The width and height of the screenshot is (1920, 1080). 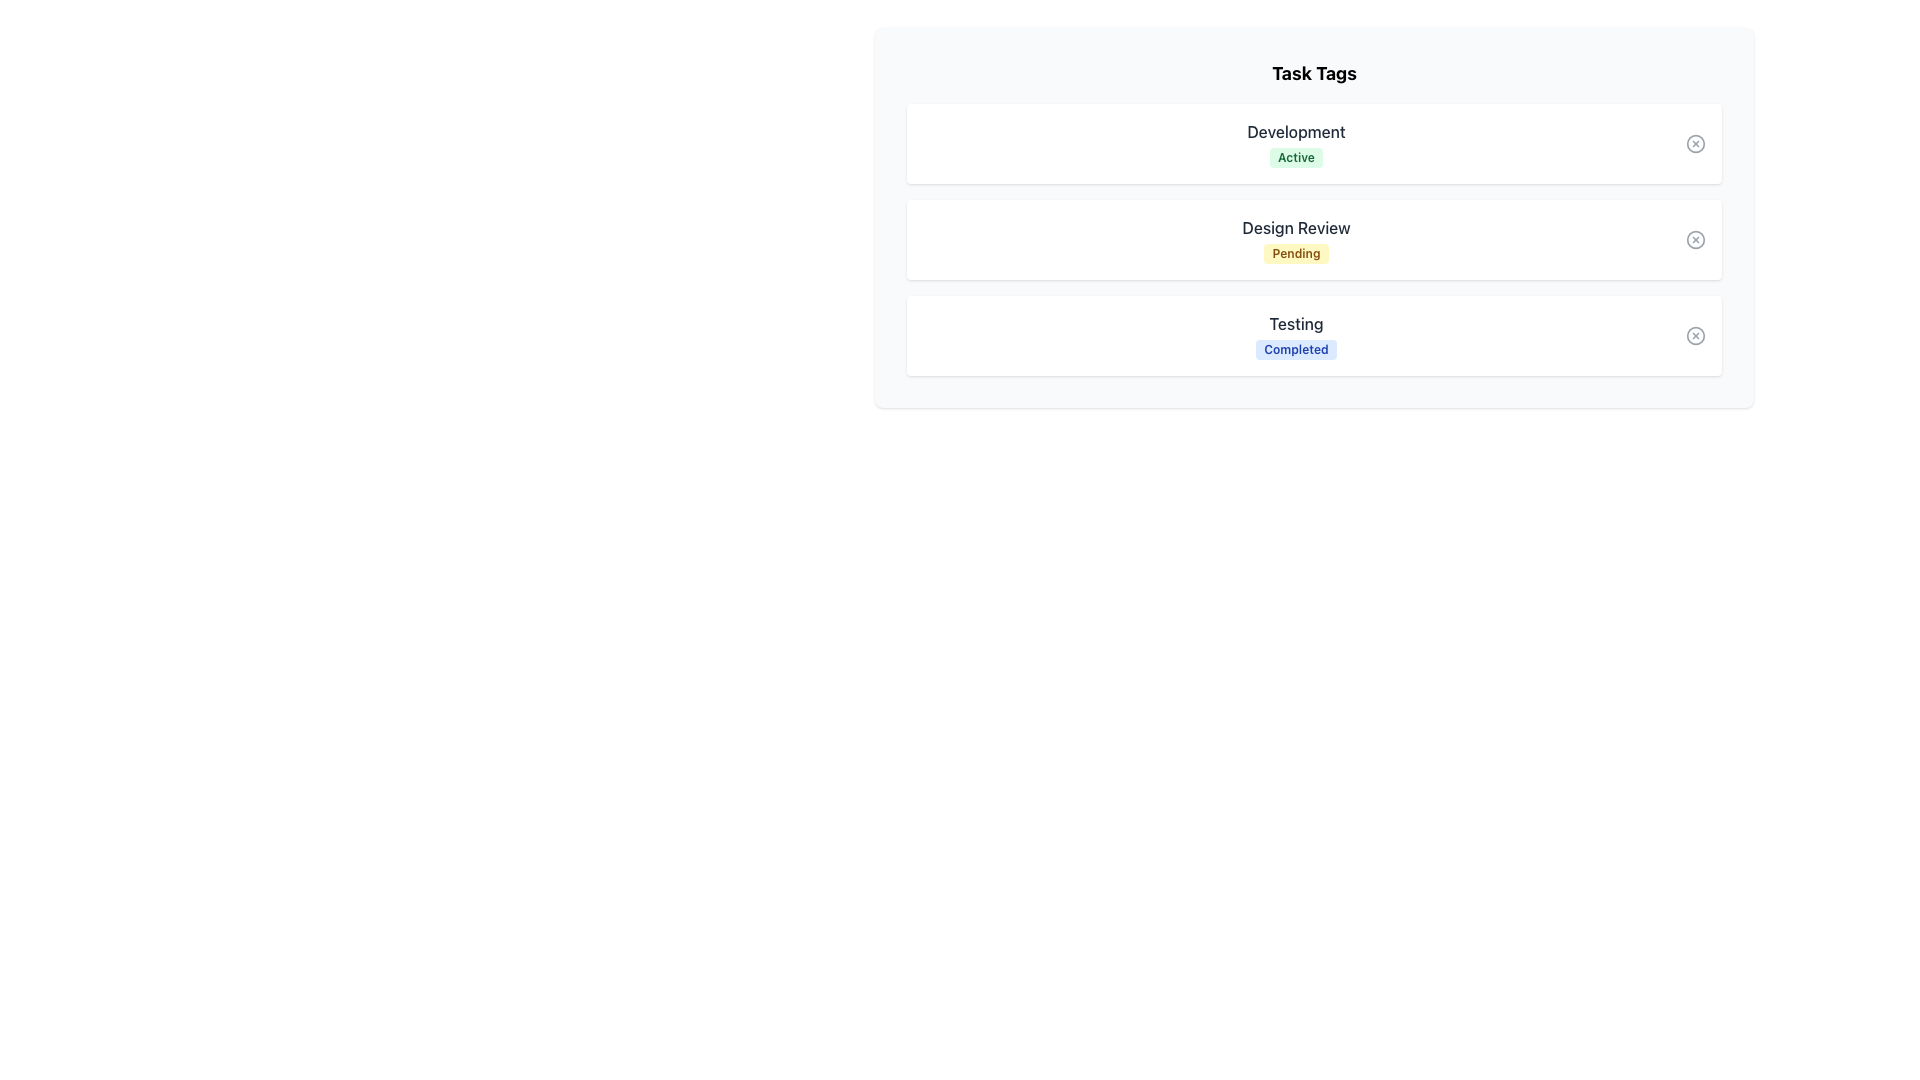 What do you see at coordinates (1694, 334) in the screenshot?
I see `the icon button located at the far right of the 'Testing' task tag to observe a color change` at bounding box center [1694, 334].